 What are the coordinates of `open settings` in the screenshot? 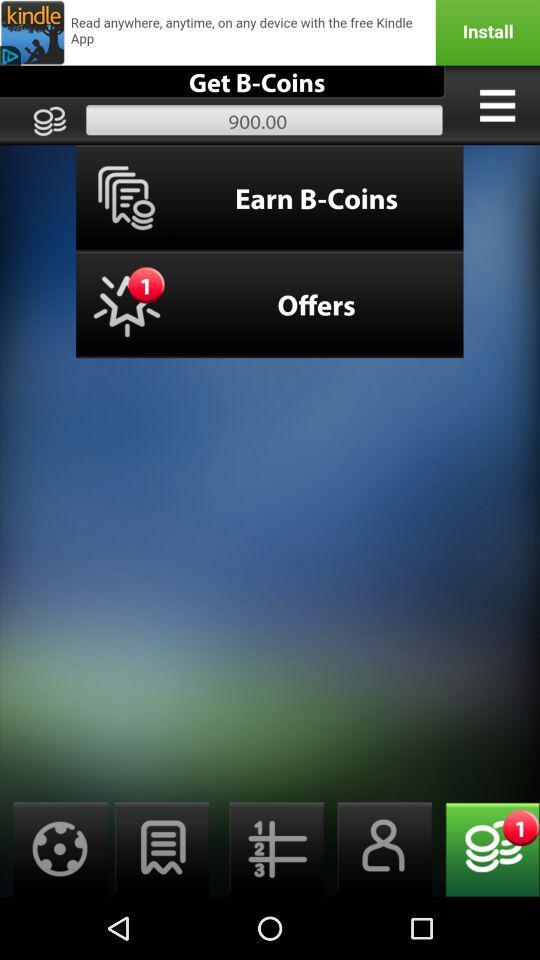 It's located at (54, 848).